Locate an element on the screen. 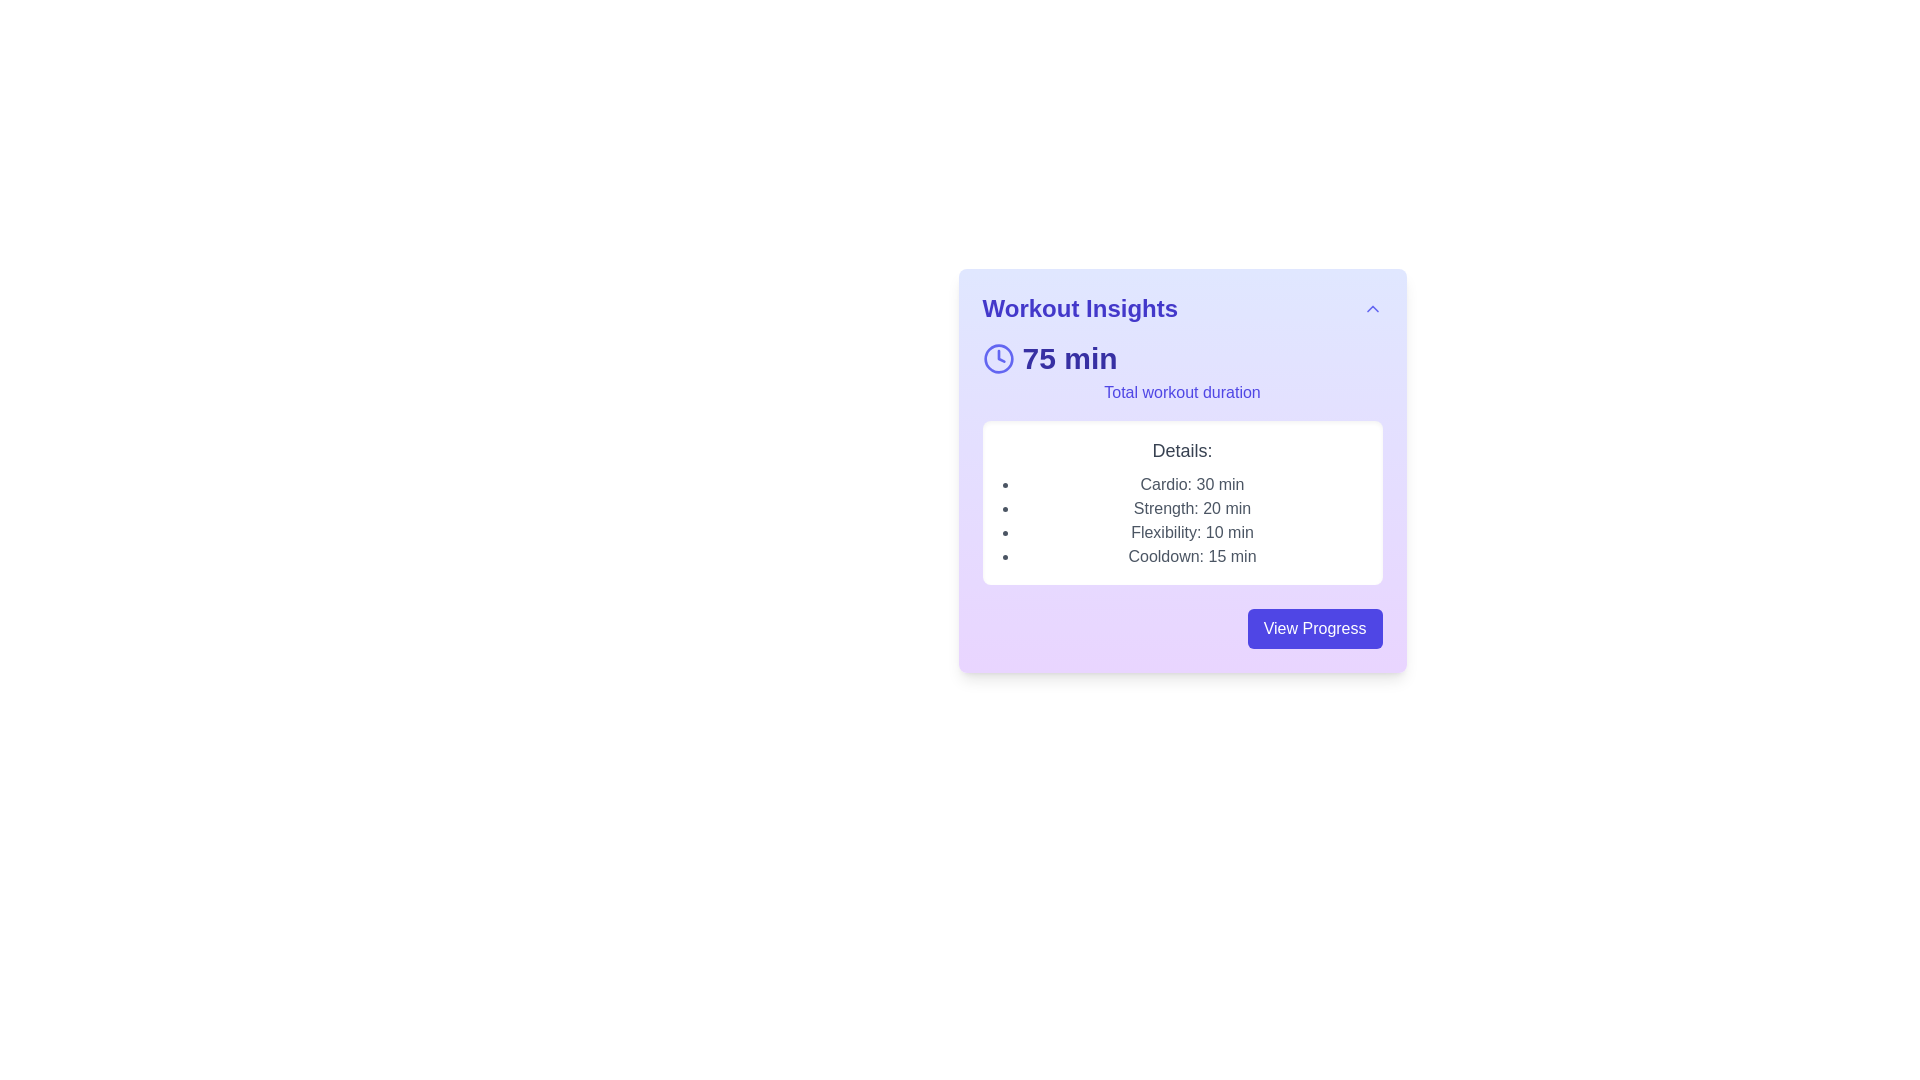  the text element displaying 'Strength: 20 min', which is the second item in the bulleted list under the 'Details' section of 'Workout Insights' is located at coordinates (1192, 508).